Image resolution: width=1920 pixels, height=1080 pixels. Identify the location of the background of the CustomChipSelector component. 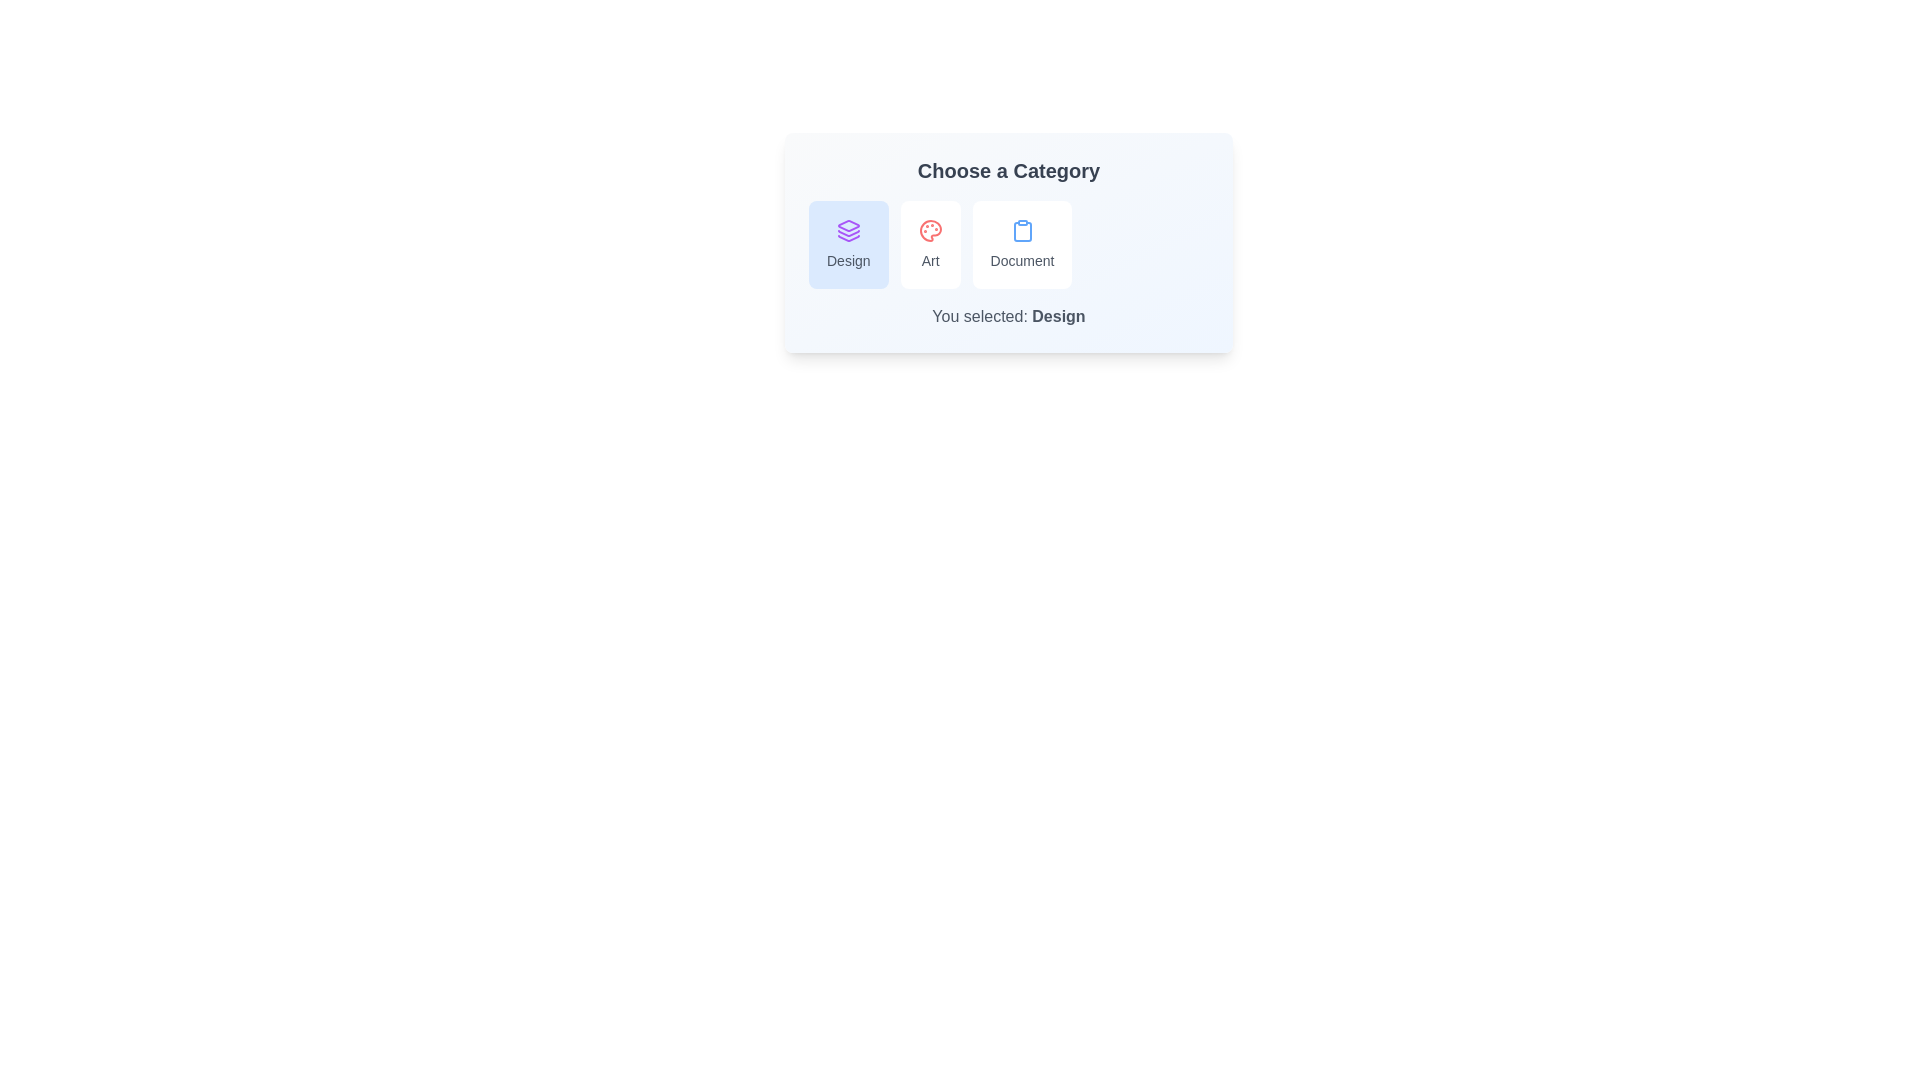
(1008, 433).